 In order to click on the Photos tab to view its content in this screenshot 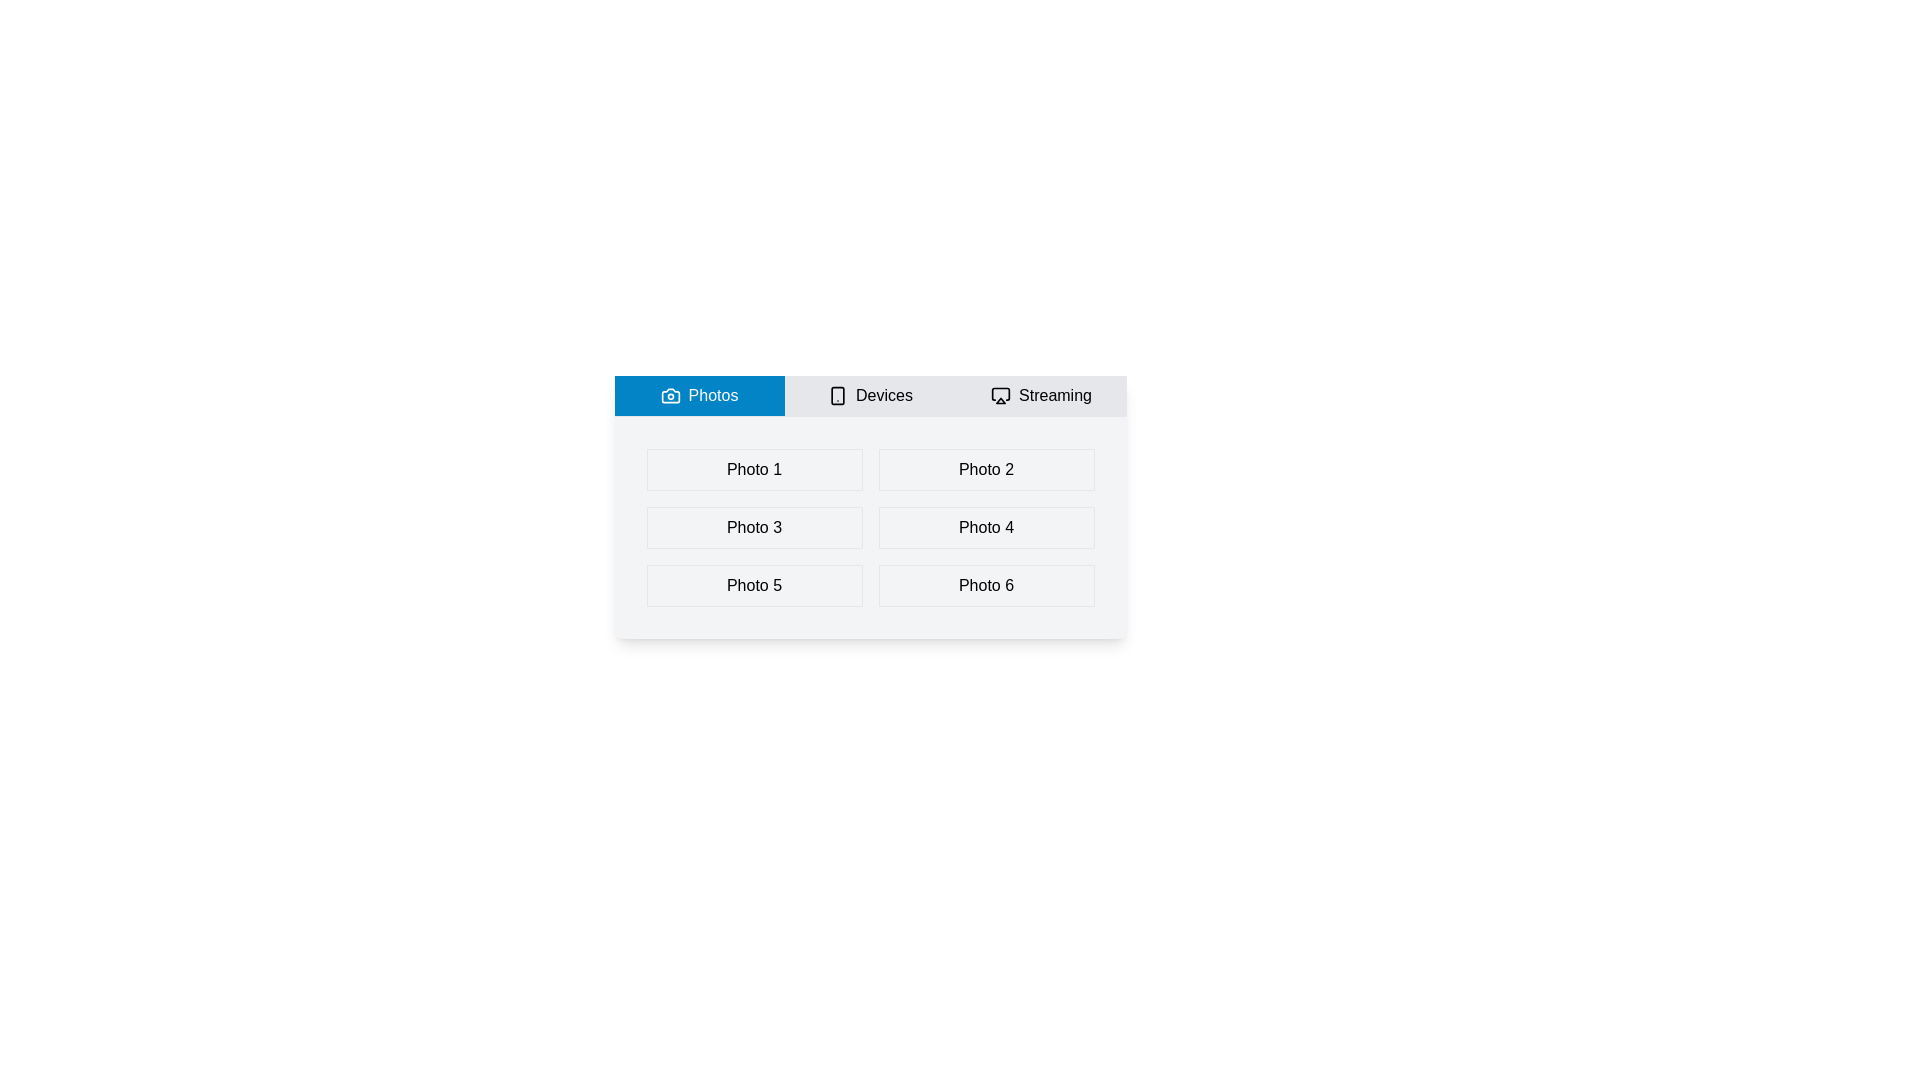, I will do `click(700, 396)`.